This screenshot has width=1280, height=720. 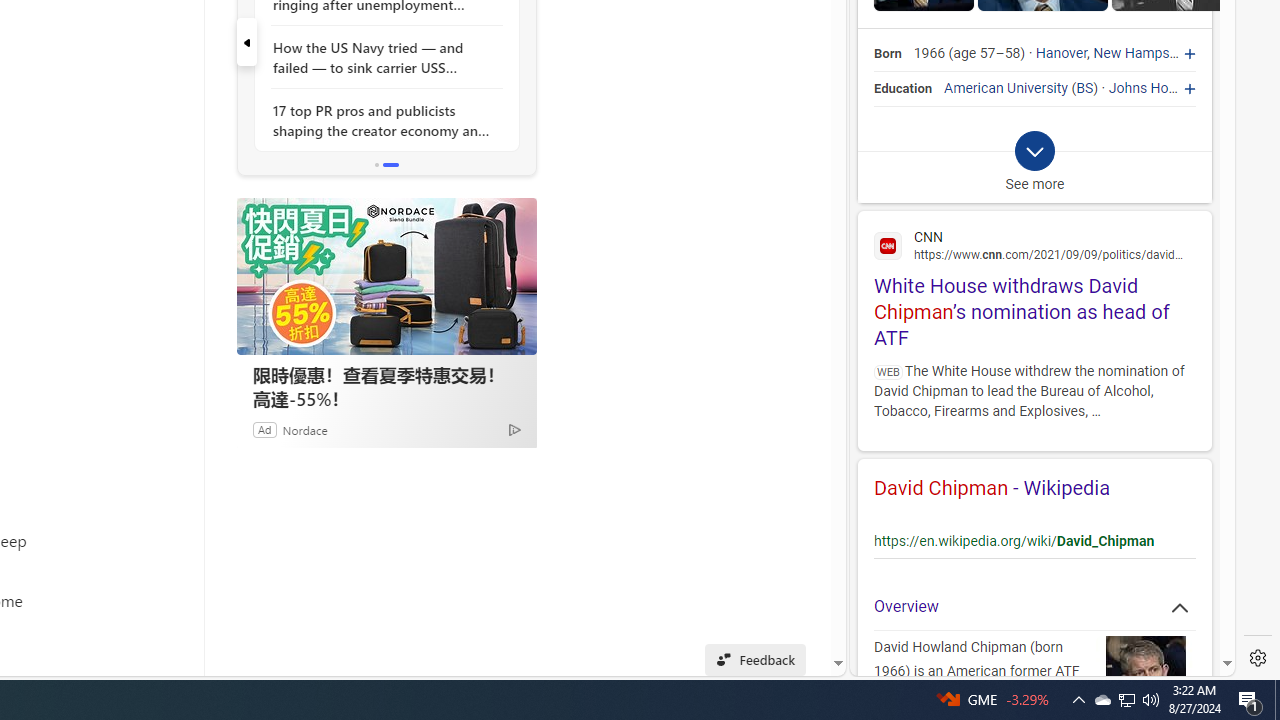 What do you see at coordinates (1060, 53) in the screenshot?
I see `'Hanover'` at bounding box center [1060, 53].